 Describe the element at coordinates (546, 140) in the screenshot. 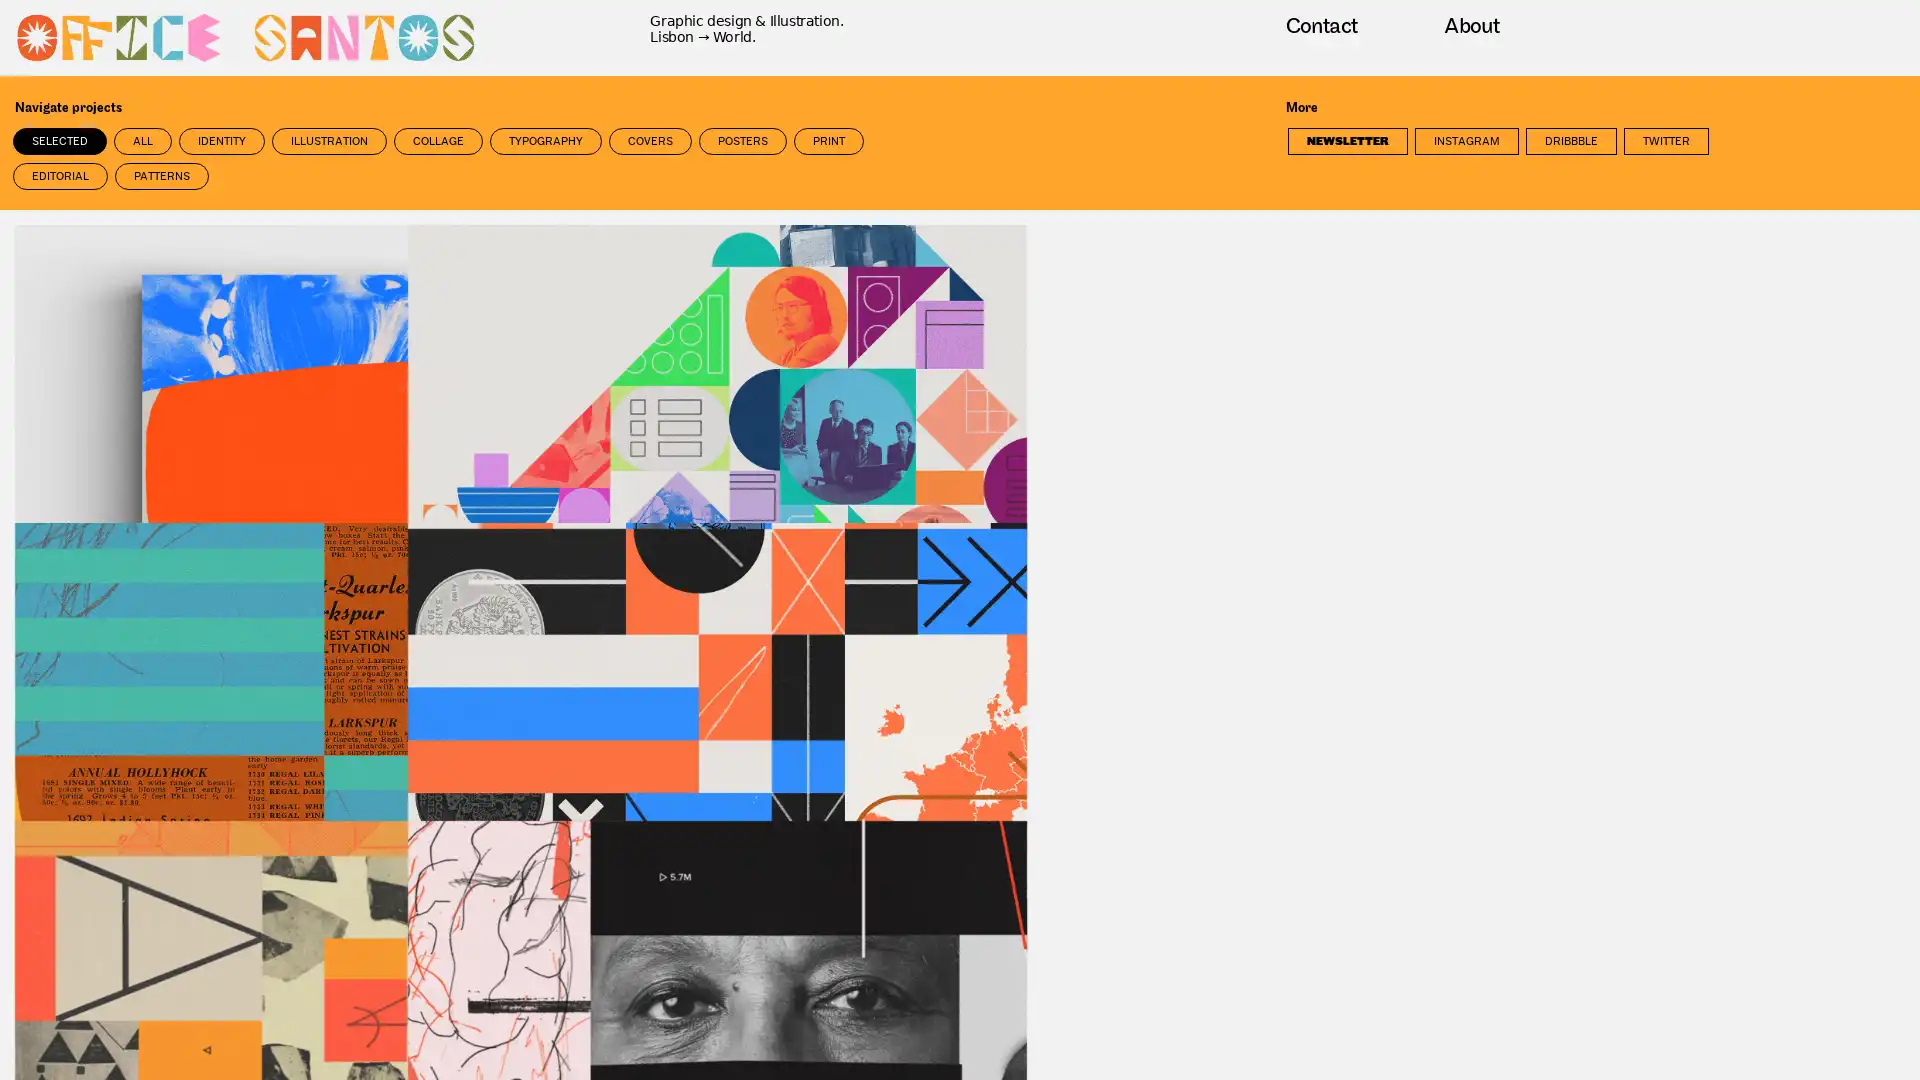

I see `TYPOGRAPHY` at that location.